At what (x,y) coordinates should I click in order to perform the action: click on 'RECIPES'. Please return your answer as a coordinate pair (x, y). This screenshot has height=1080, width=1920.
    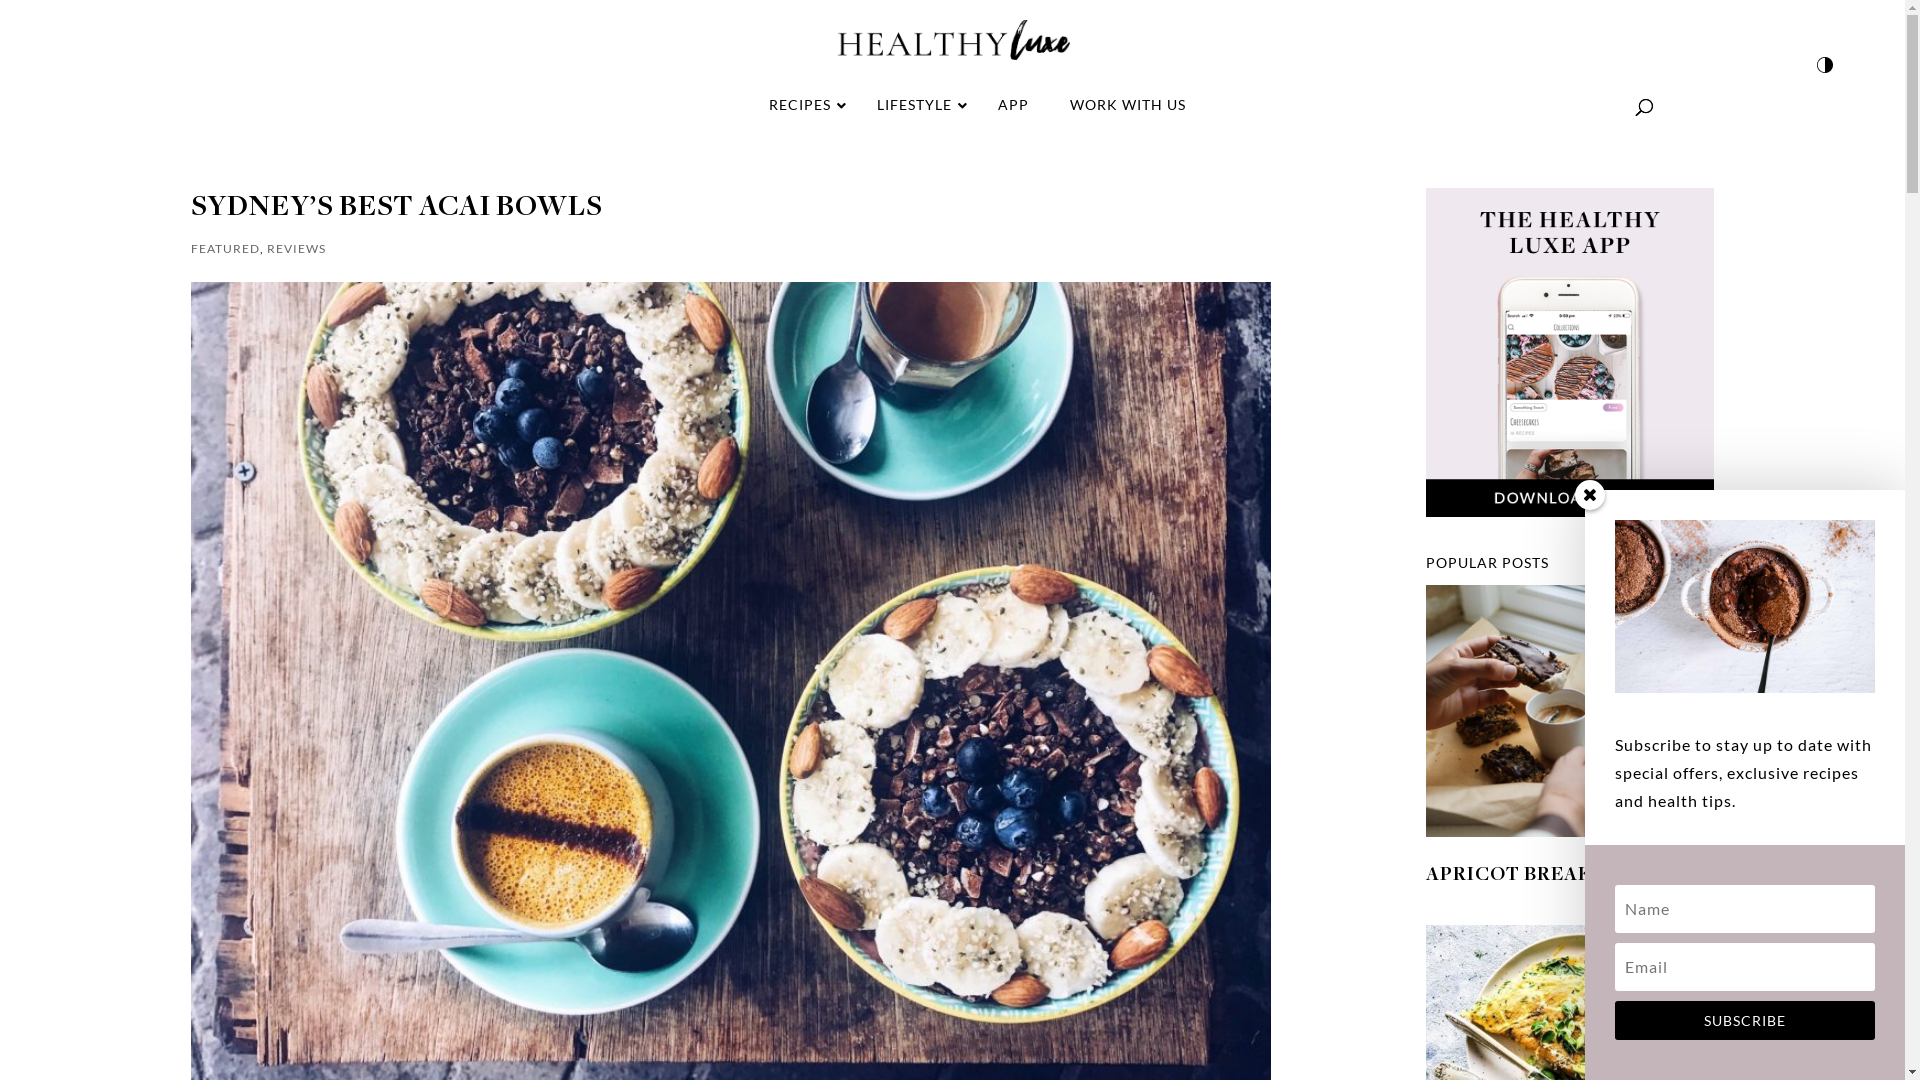
    Looking at the image, I should click on (802, 104).